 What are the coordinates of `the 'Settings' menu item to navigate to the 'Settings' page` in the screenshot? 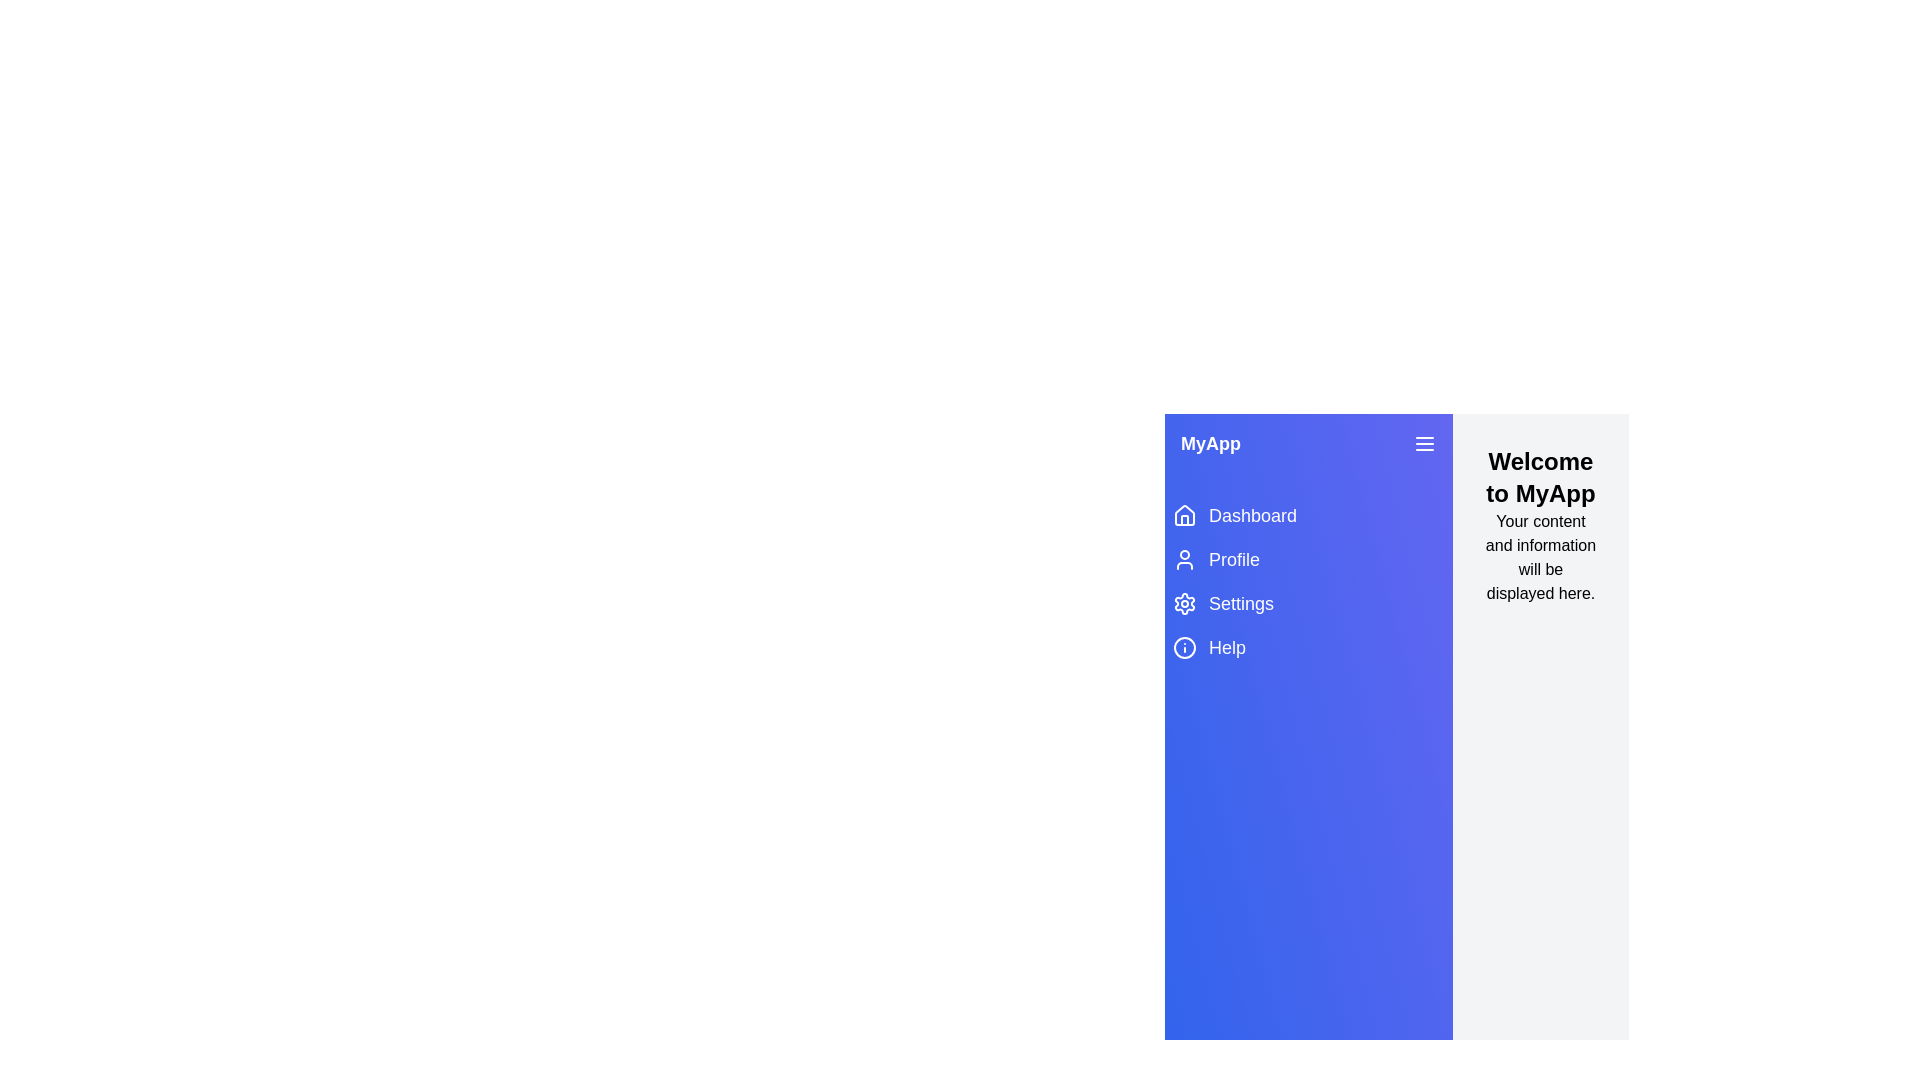 It's located at (1309, 603).